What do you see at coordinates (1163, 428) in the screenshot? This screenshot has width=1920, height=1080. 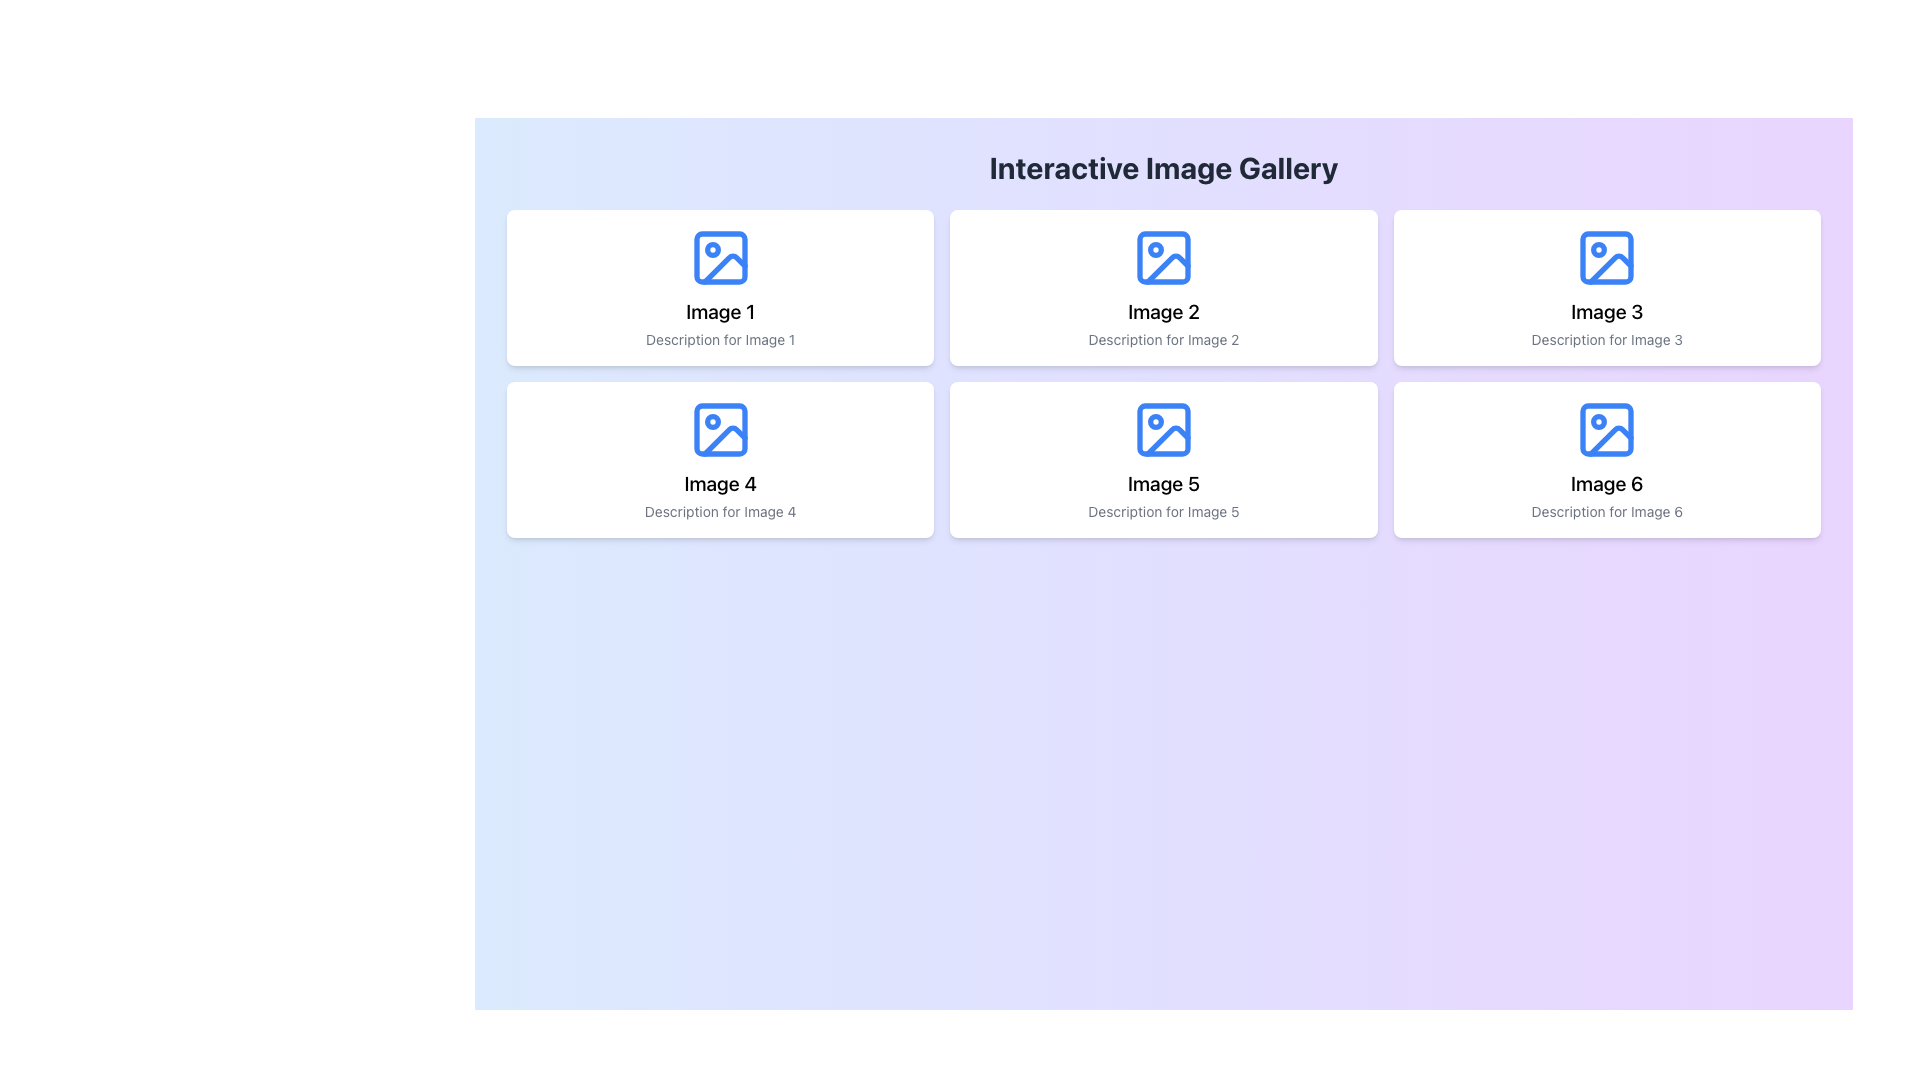 I see `the decorative vector graphic element that is part of the image icon in the fifth card, located in the second row and second column of the grid layout` at bounding box center [1163, 428].